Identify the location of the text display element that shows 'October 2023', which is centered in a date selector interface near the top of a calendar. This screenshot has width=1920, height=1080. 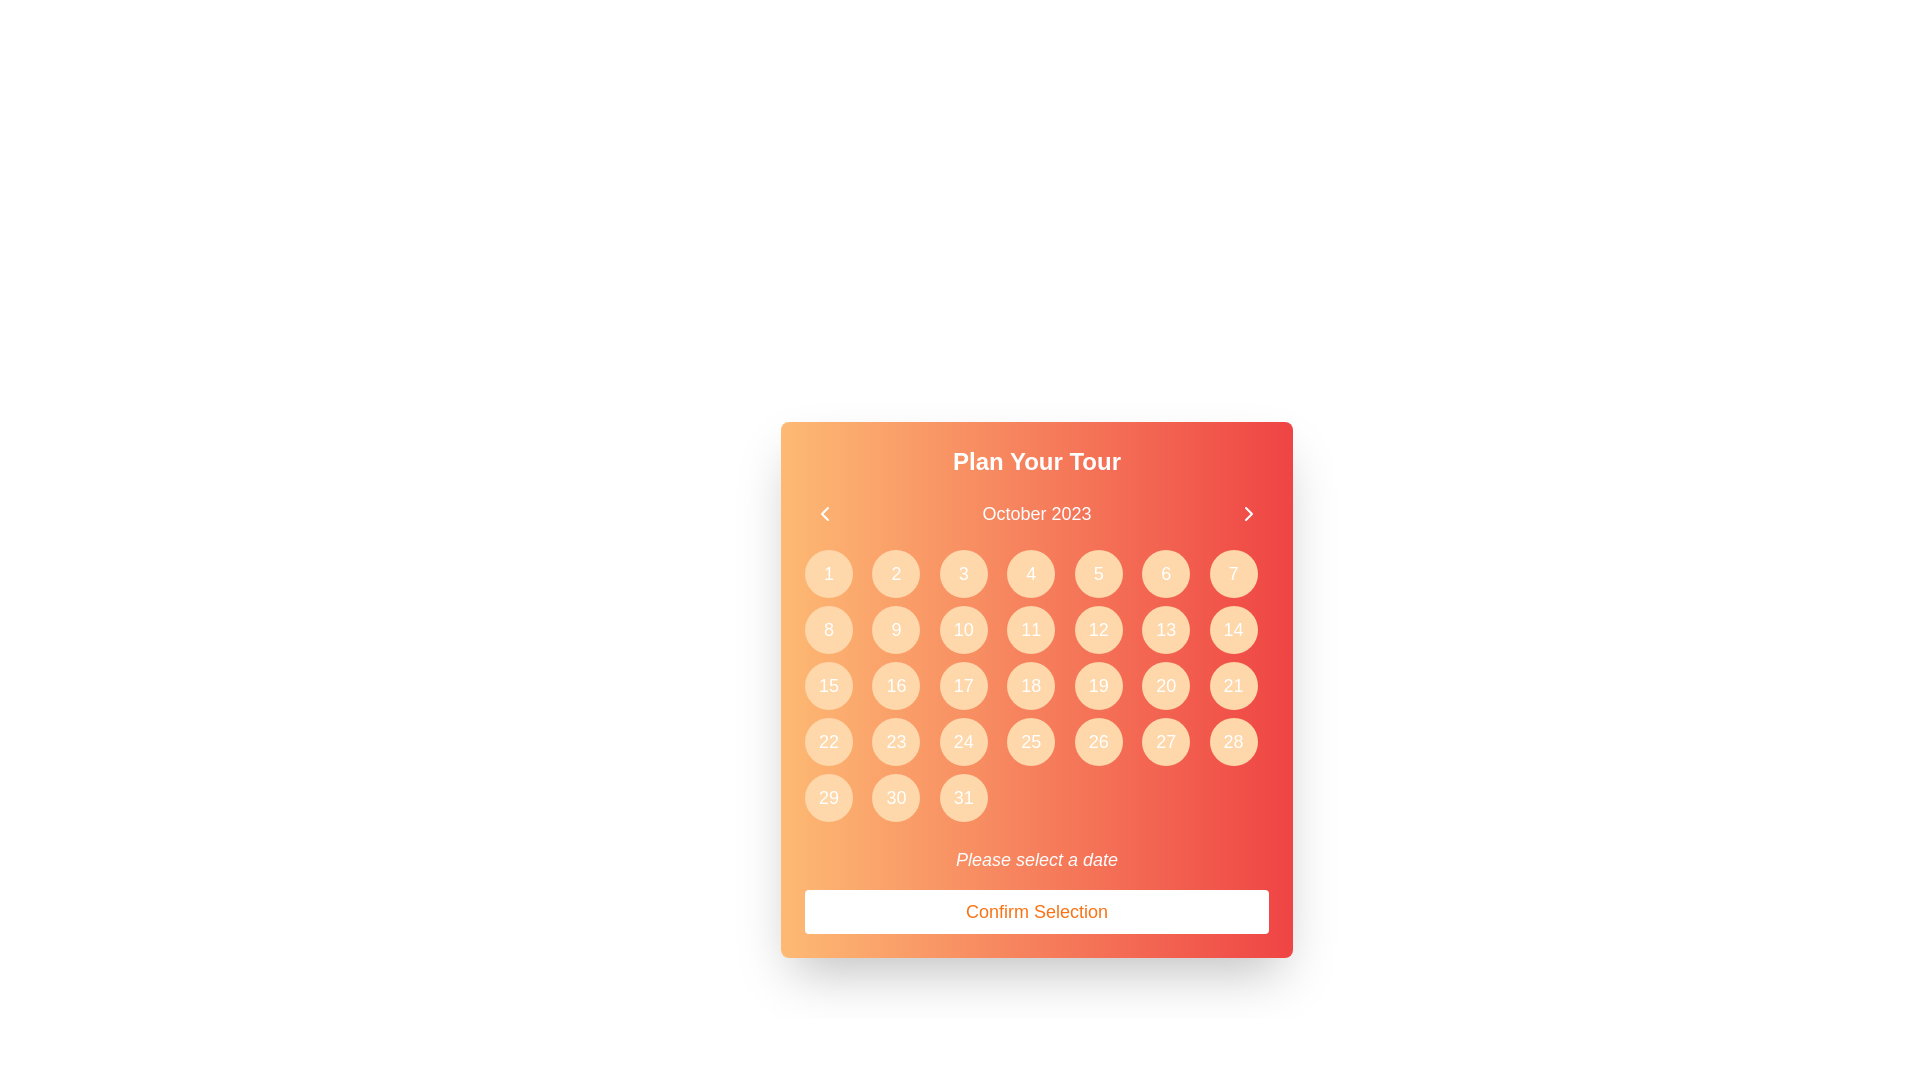
(1036, 512).